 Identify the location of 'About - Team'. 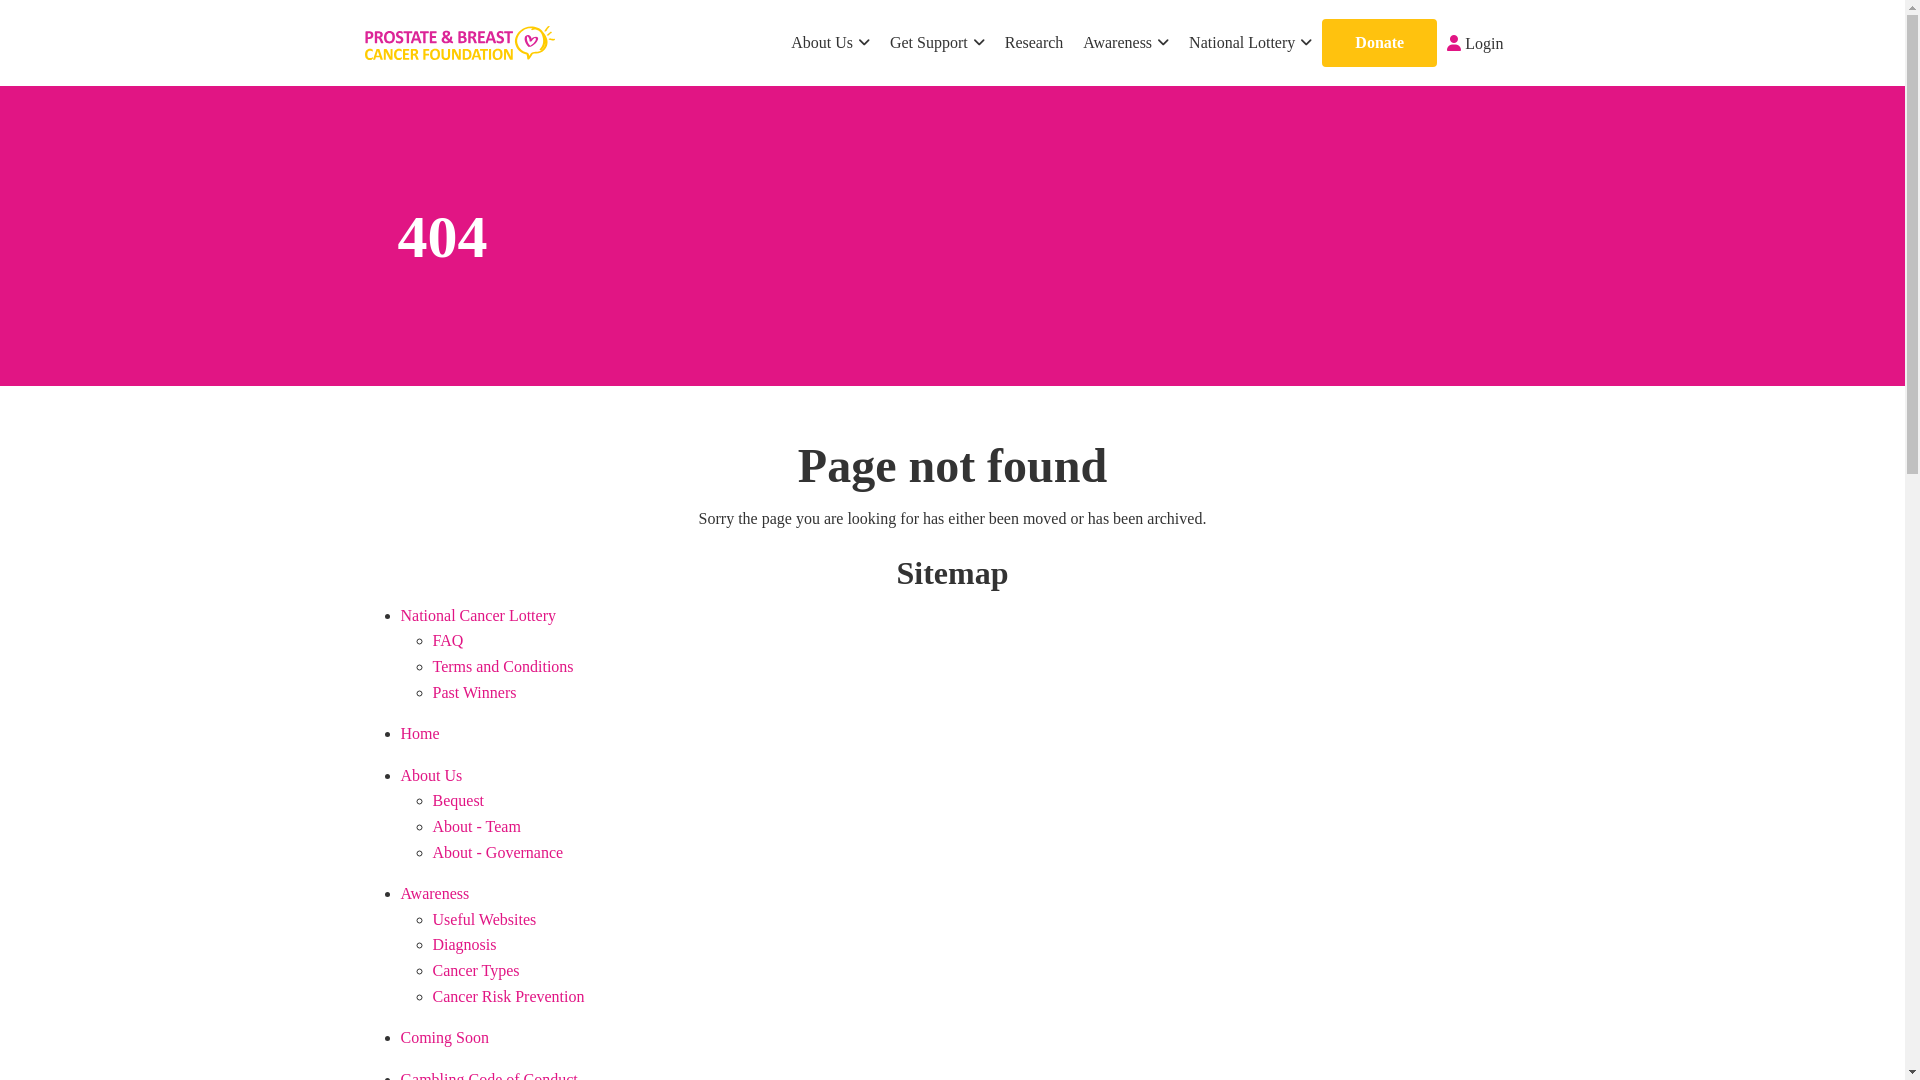
(474, 826).